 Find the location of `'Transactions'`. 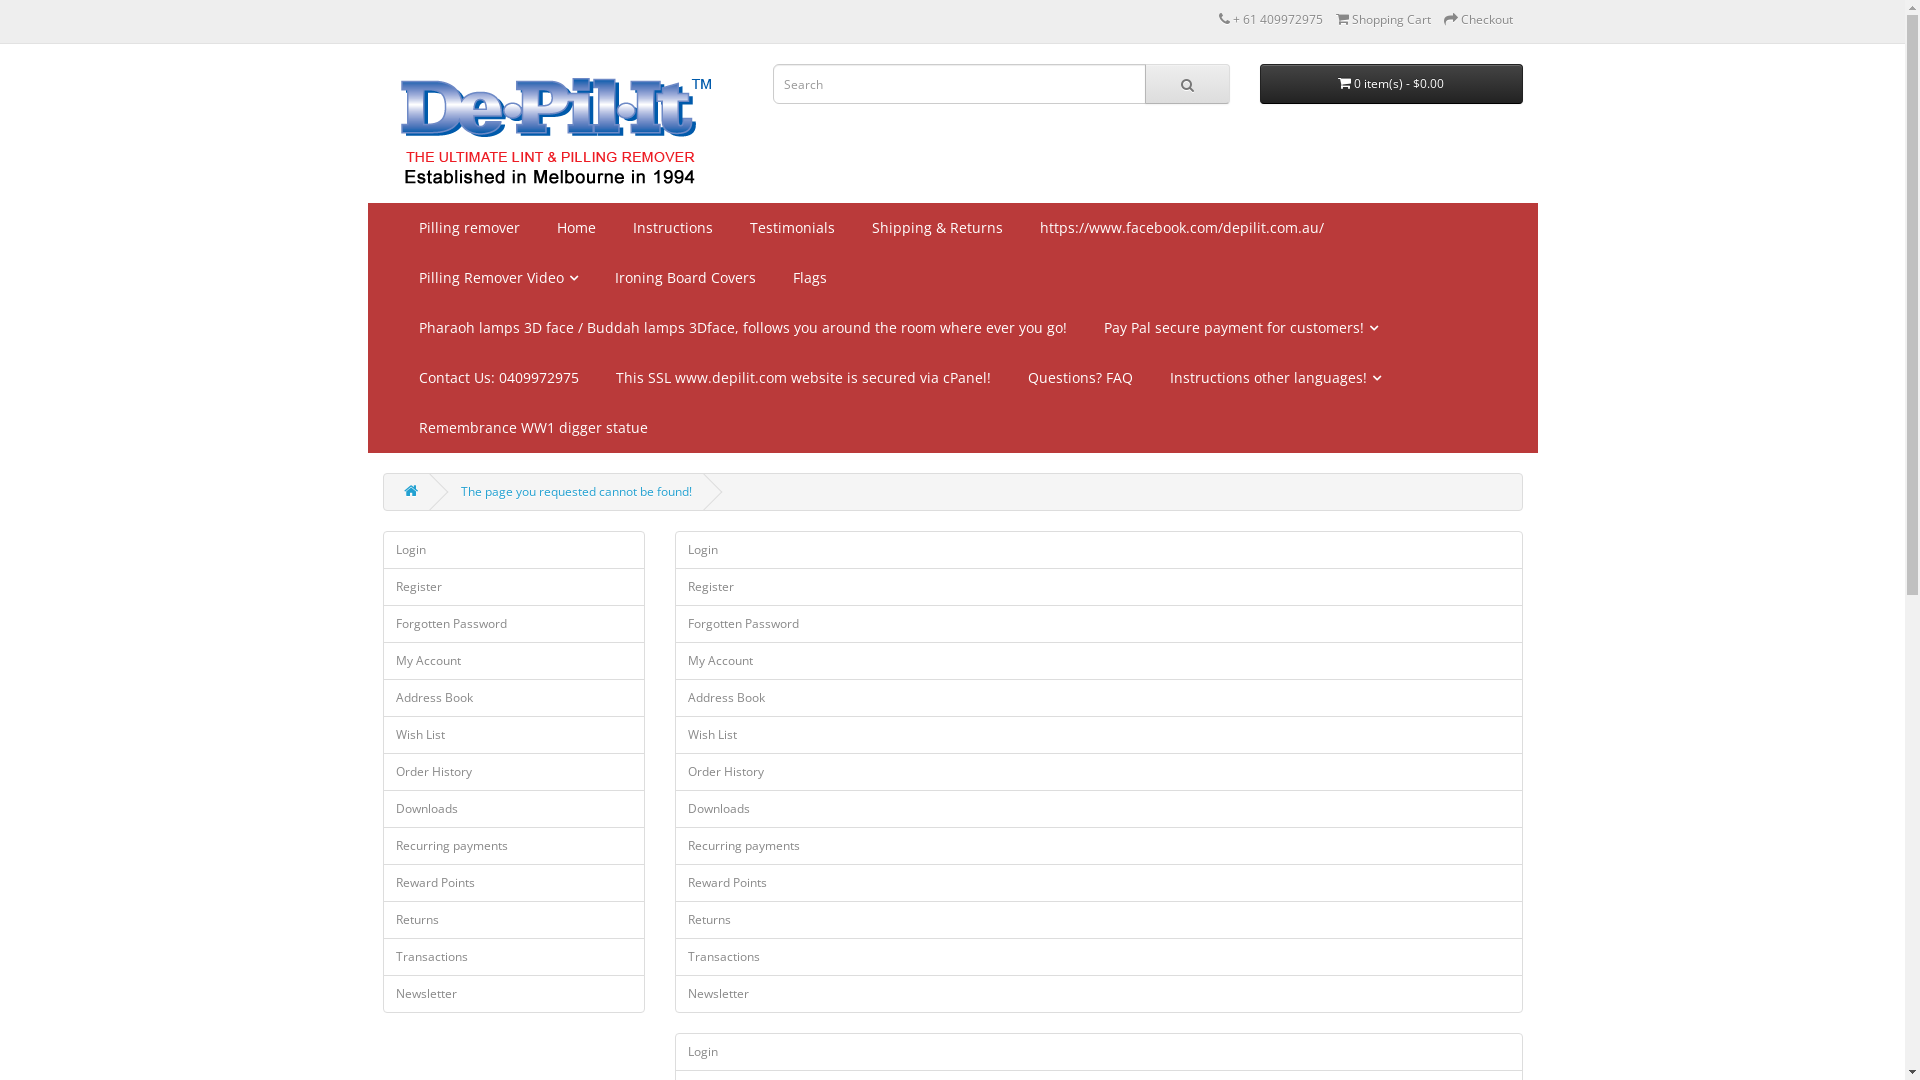

'Transactions' is located at coordinates (513, 955).